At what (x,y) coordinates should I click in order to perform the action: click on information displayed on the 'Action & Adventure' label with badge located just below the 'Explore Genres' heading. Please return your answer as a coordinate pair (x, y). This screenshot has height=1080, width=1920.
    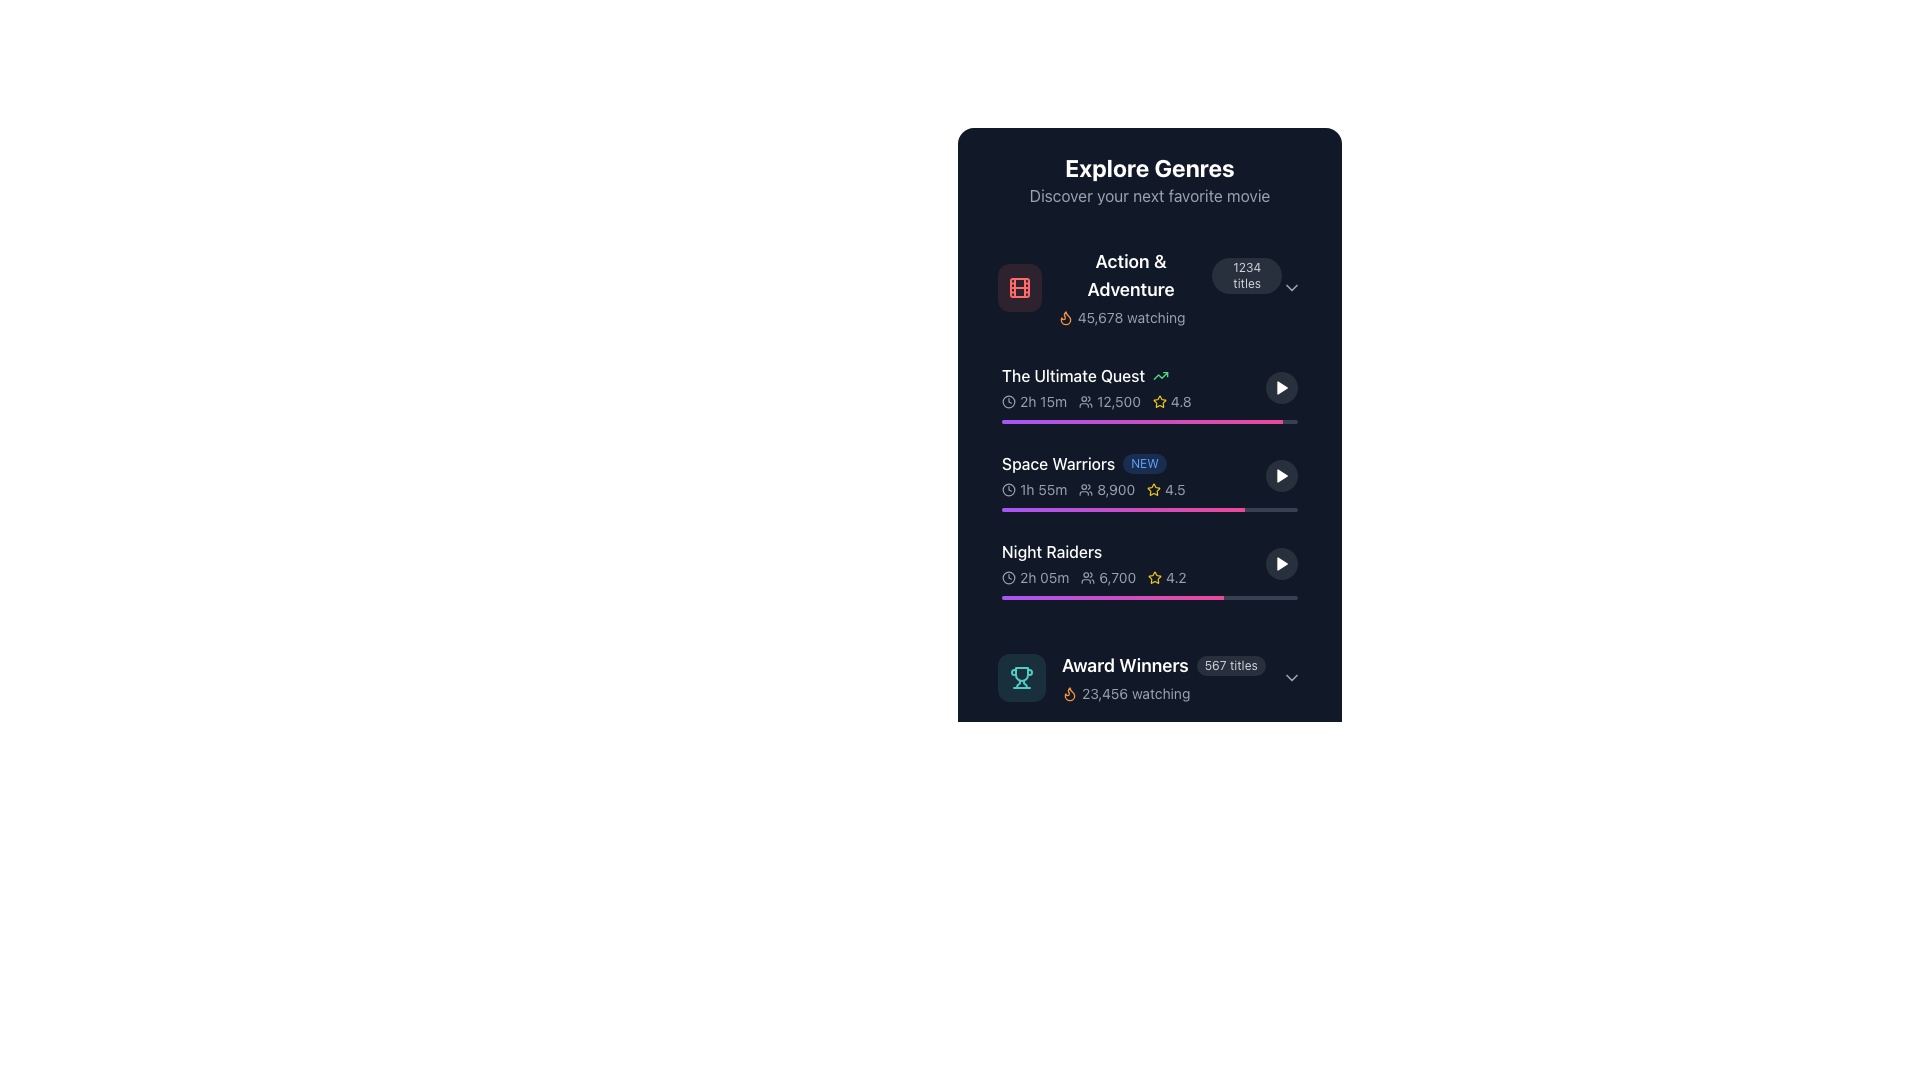
    Looking at the image, I should click on (1169, 276).